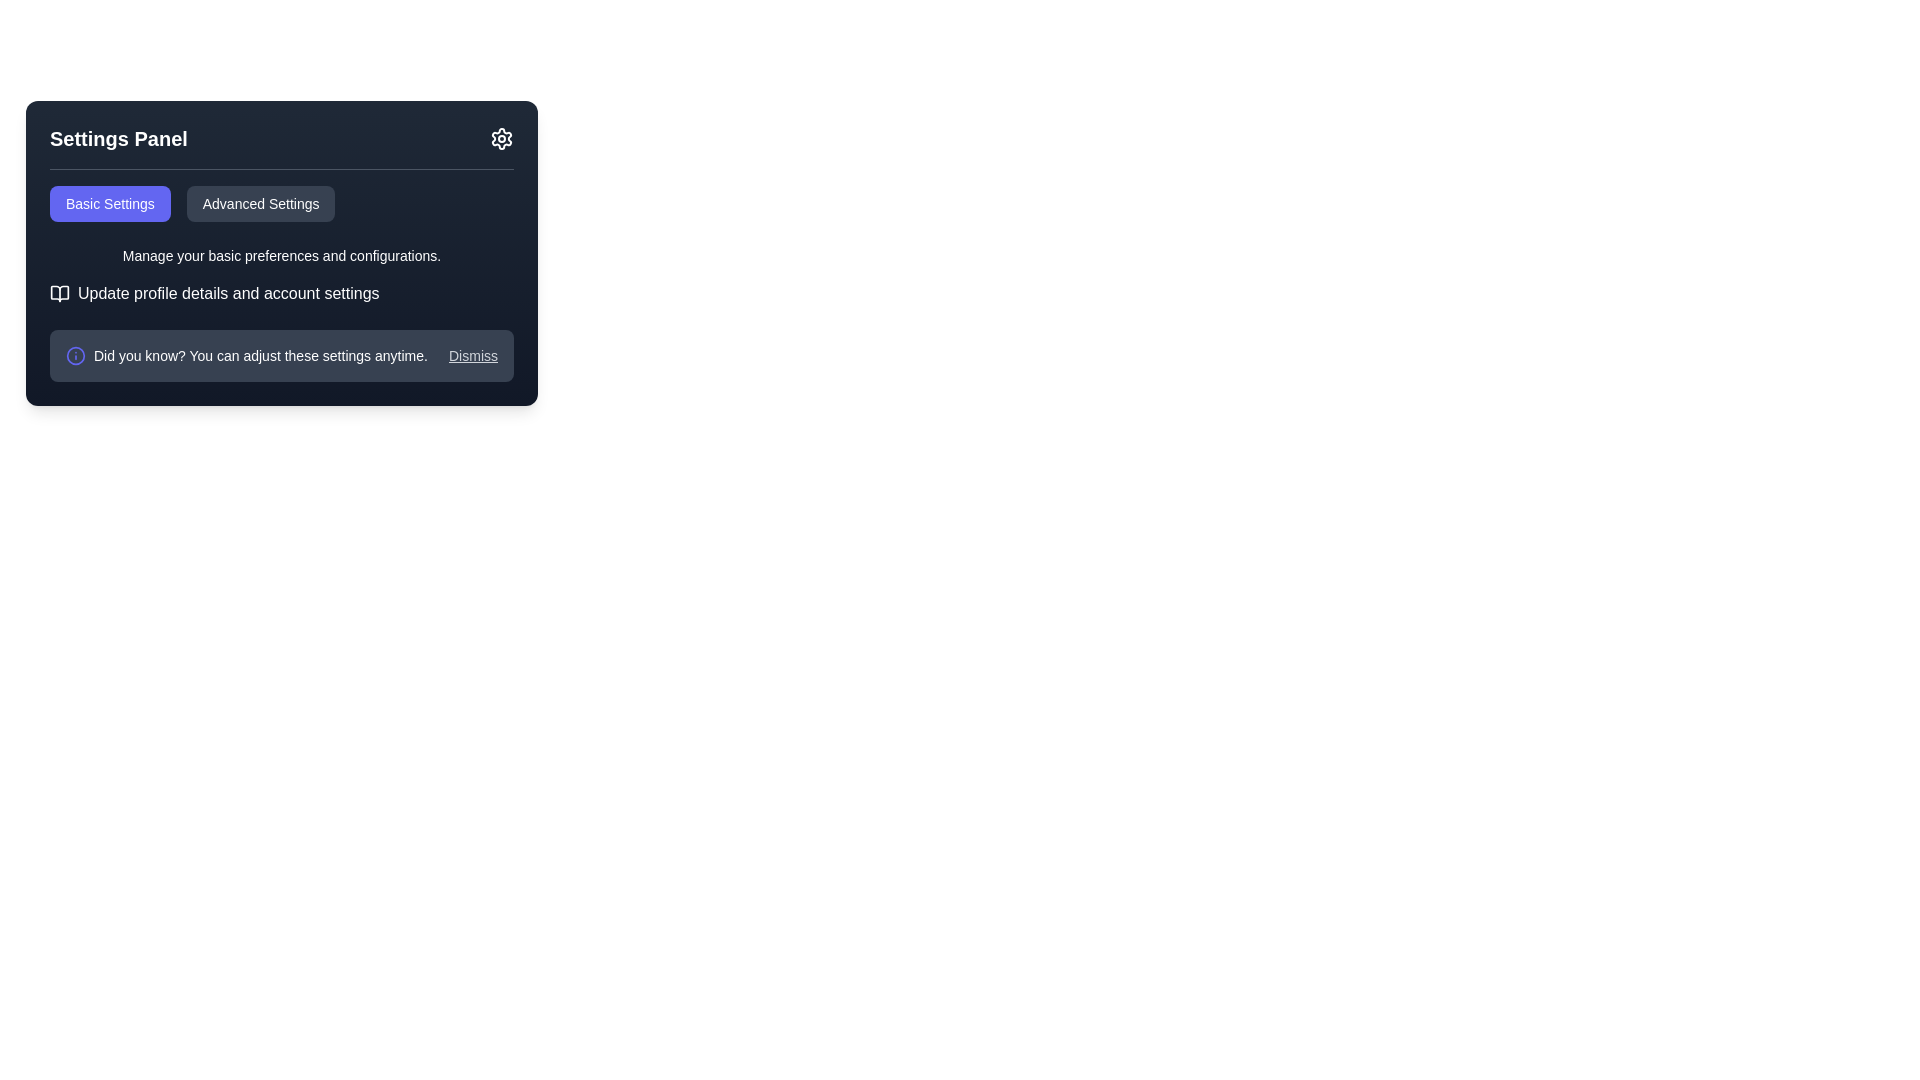 The width and height of the screenshot is (1920, 1080). Describe the element at coordinates (502, 137) in the screenshot. I see `the cogwheel-shaped icon button in the top-right corner of the 'Settings Panel'` at that location.